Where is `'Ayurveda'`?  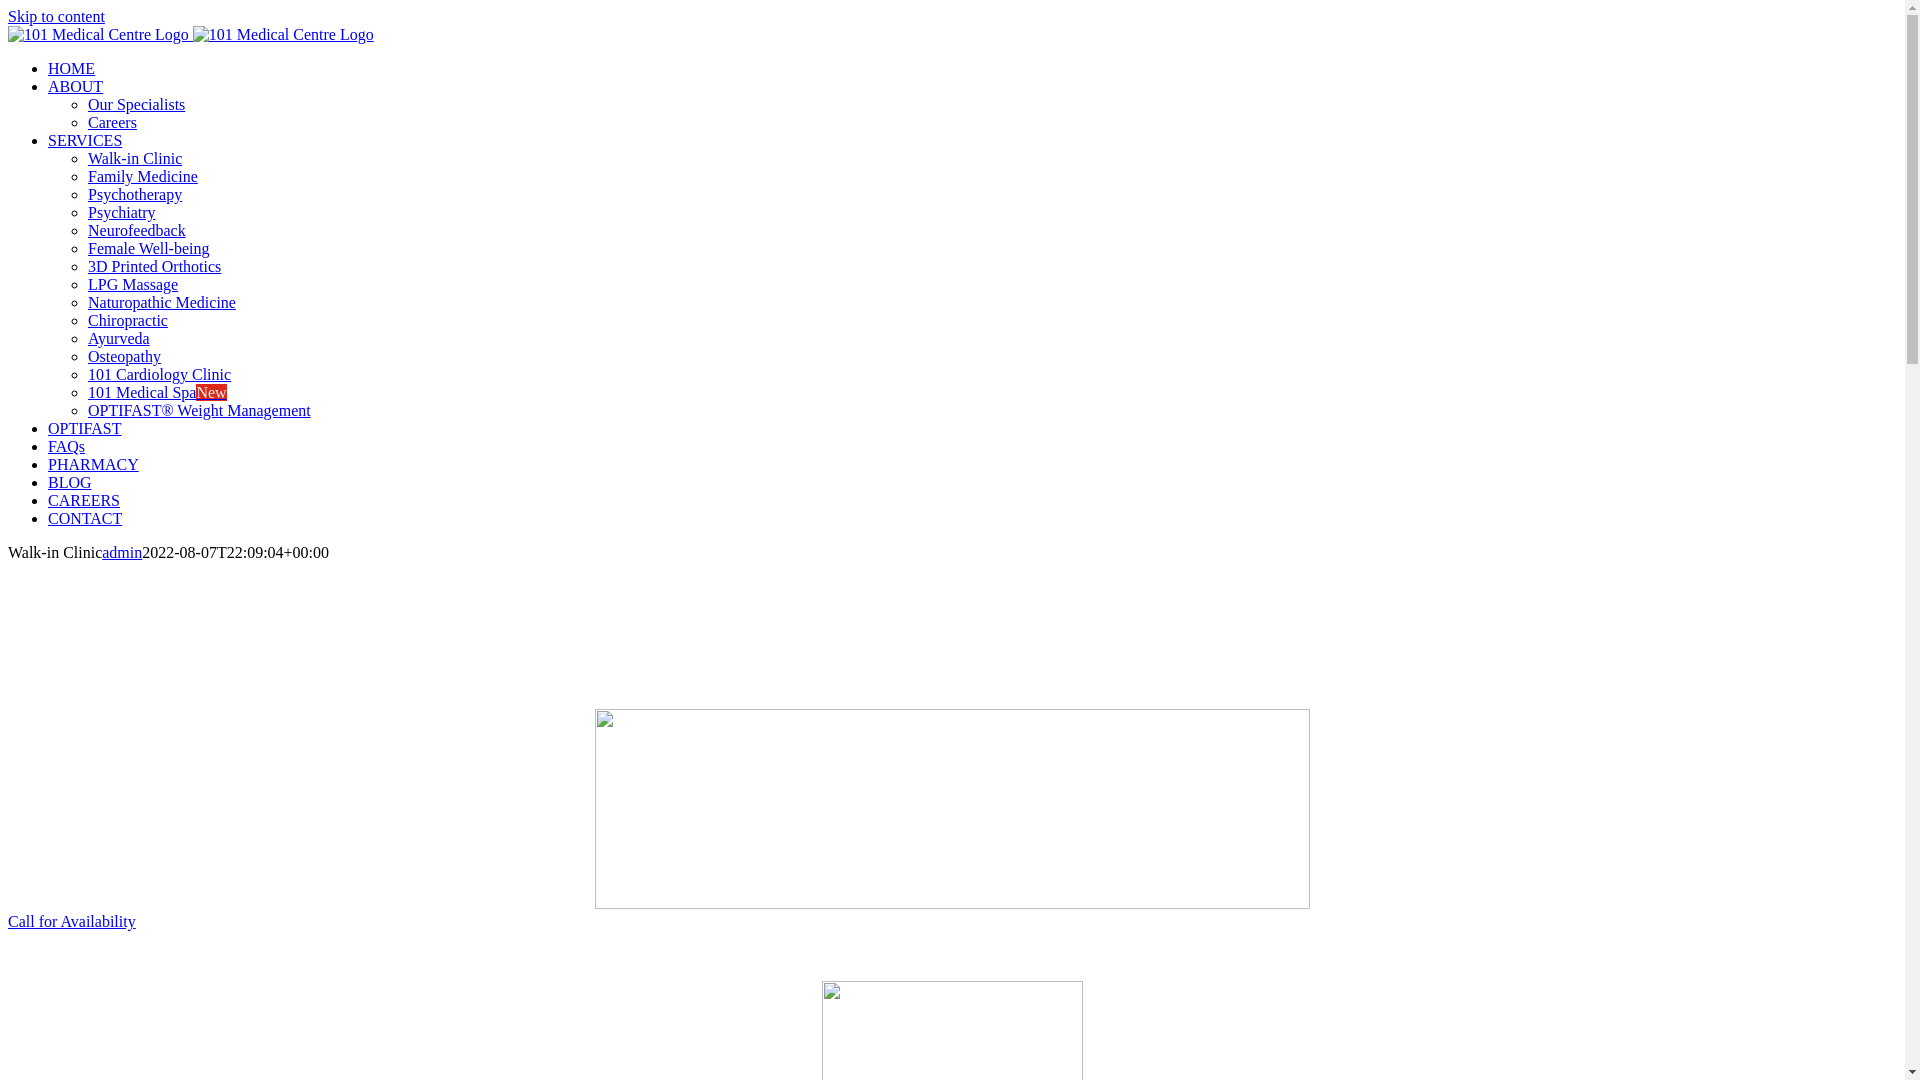
'Ayurveda' is located at coordinates (86, 337).